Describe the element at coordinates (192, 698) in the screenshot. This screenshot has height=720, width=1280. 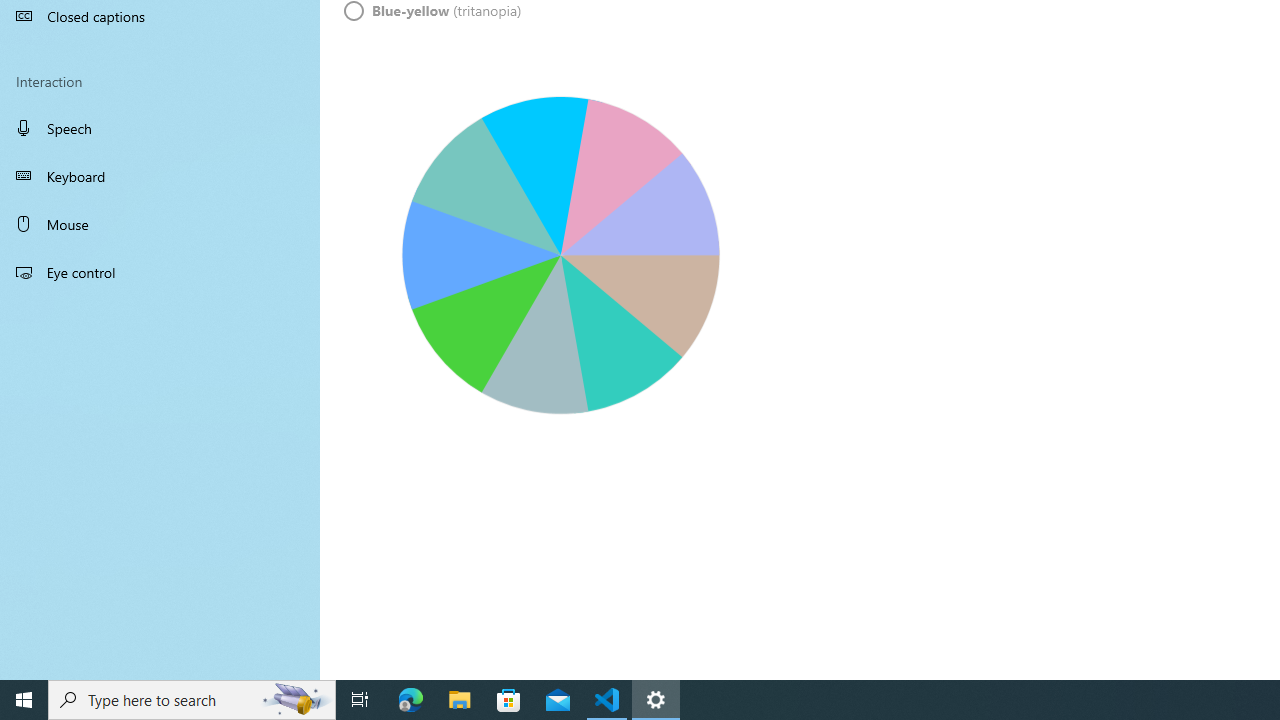
I see `'Type here to search'` at that location.